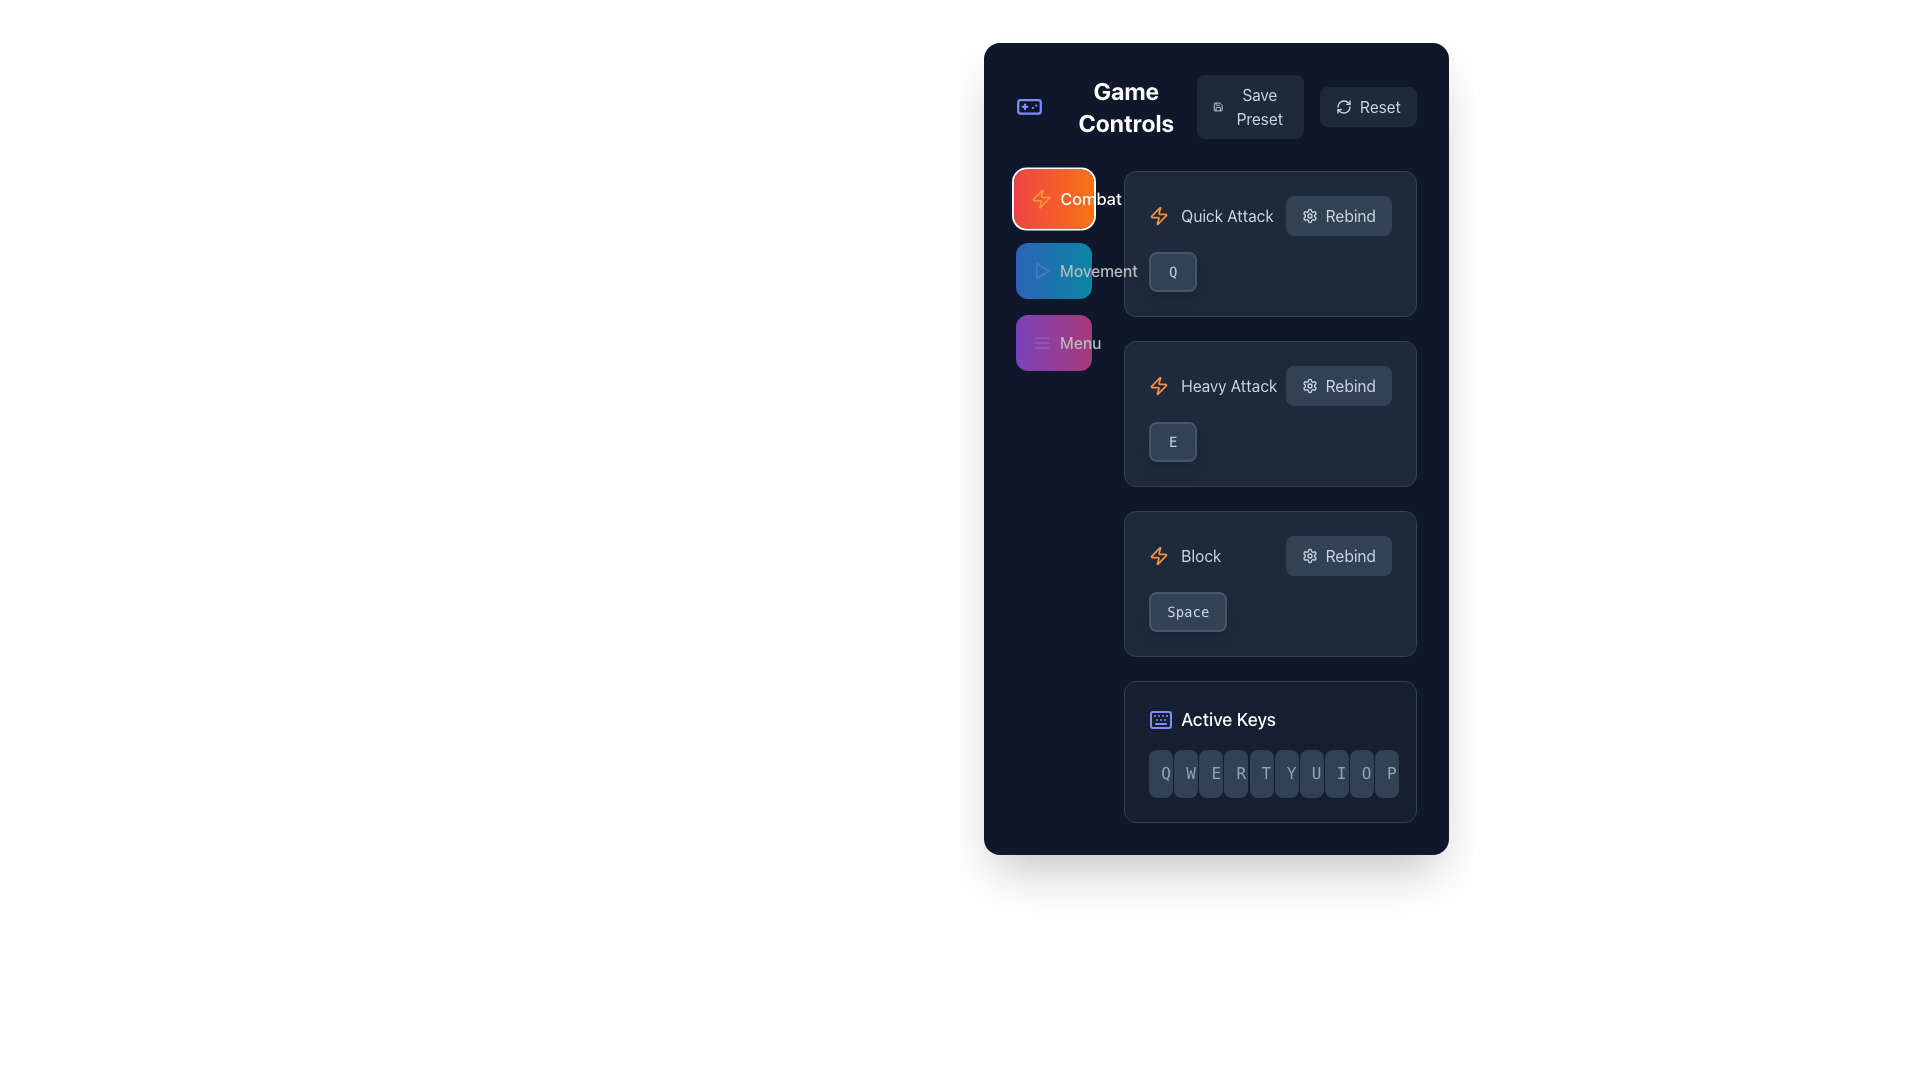 The image size is (1920, 1080). I want to click on the first button in the 'Game Controls' section, so click(1053, 199).